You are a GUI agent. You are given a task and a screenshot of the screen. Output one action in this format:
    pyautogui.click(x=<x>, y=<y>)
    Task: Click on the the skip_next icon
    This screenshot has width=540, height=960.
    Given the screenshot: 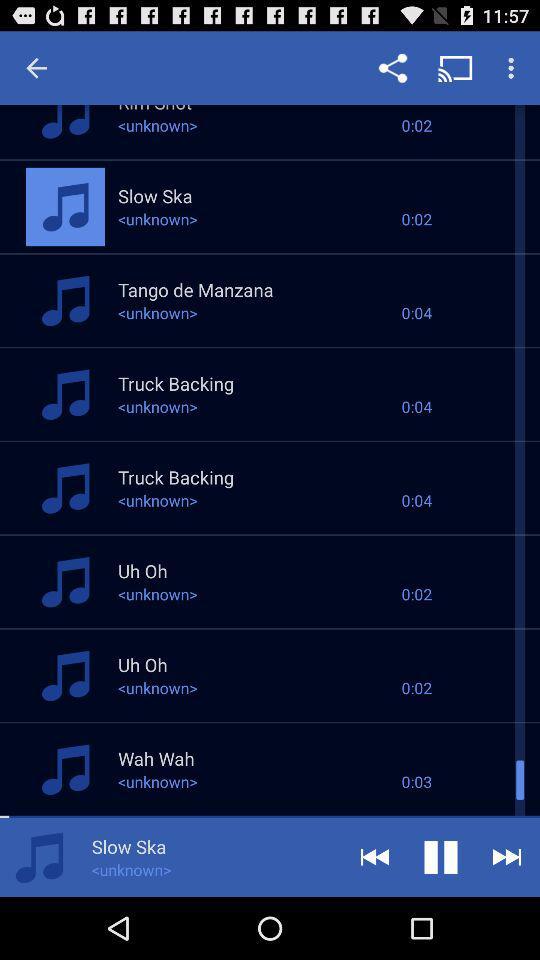 What is the action you would take?
    pyautogui.click(x=507, y=917)
    